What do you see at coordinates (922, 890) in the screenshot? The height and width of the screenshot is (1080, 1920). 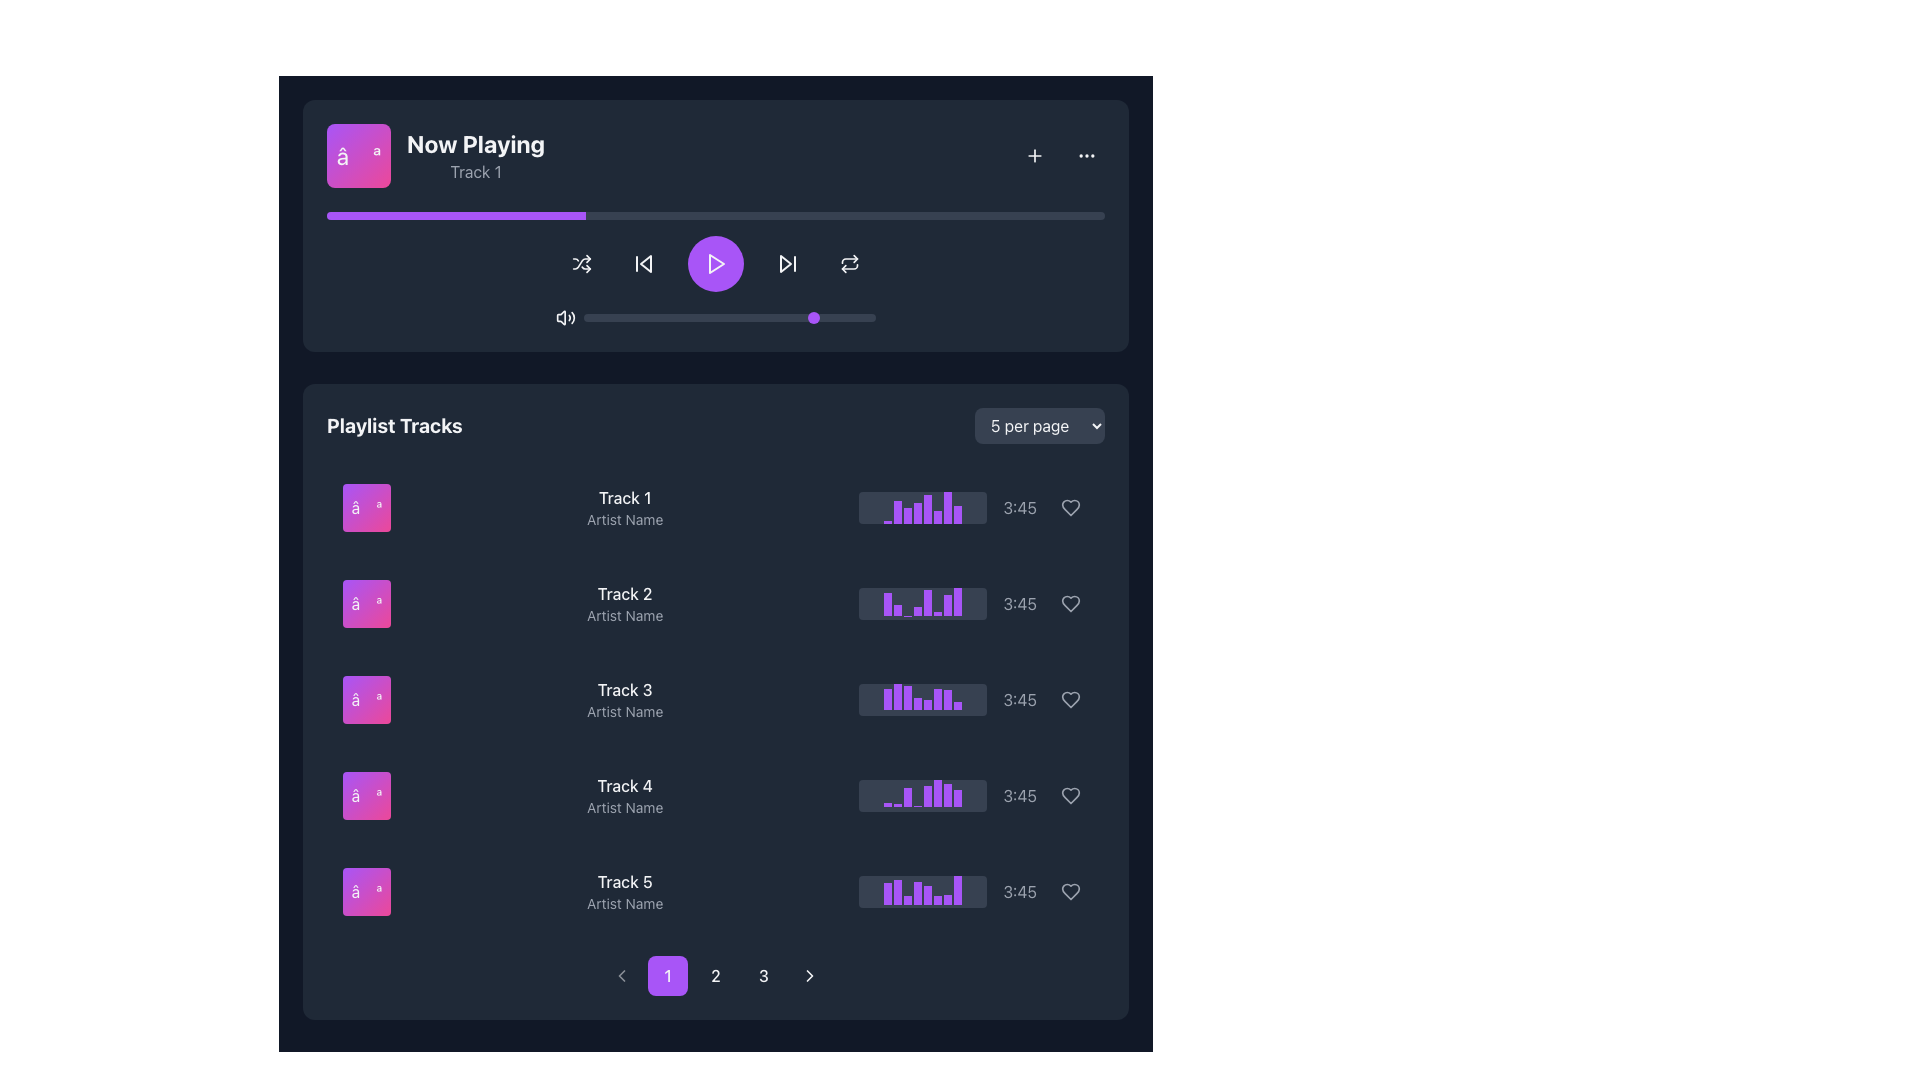 I see `the graphical equalizer visualization with a dark gray background and vertical purple bars, positioned in the fifth track entry of the playlist, to the right of the track name and artist information` at bounding box center [922, 890].